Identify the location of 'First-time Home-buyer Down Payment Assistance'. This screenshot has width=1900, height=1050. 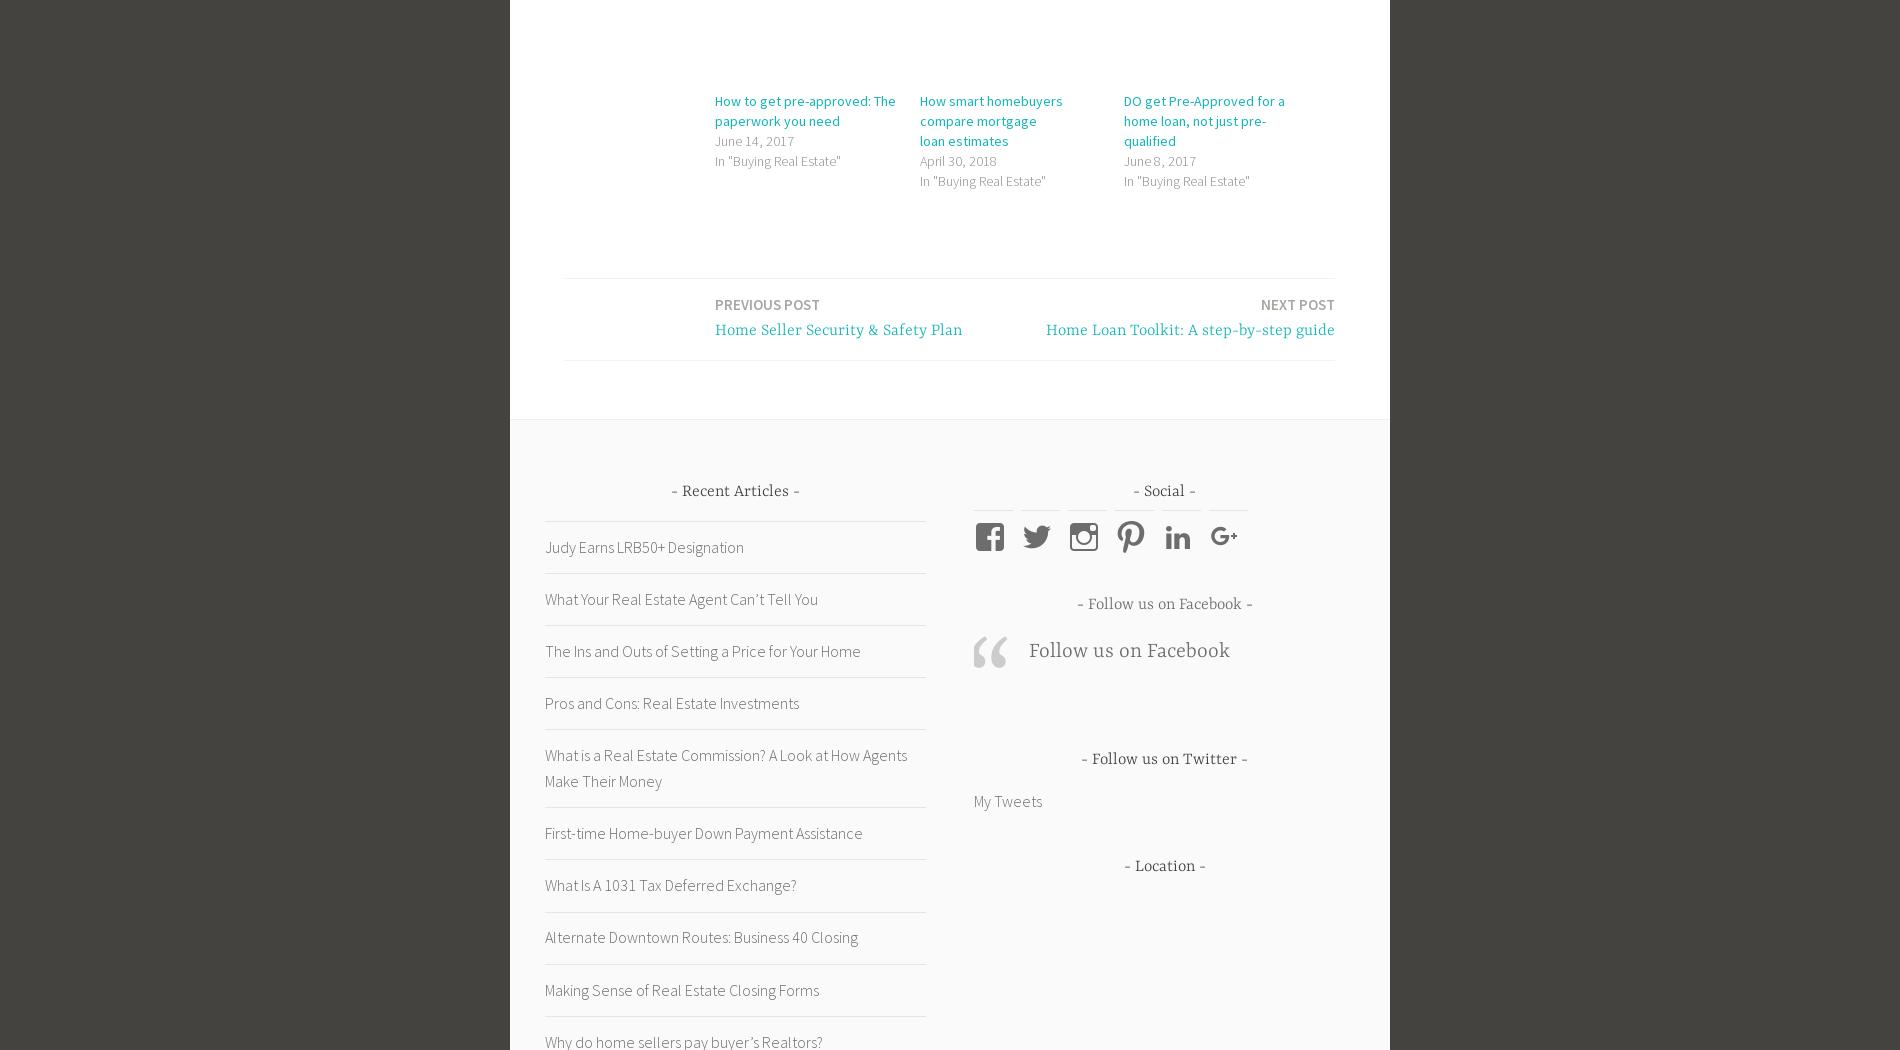
(544, 832).